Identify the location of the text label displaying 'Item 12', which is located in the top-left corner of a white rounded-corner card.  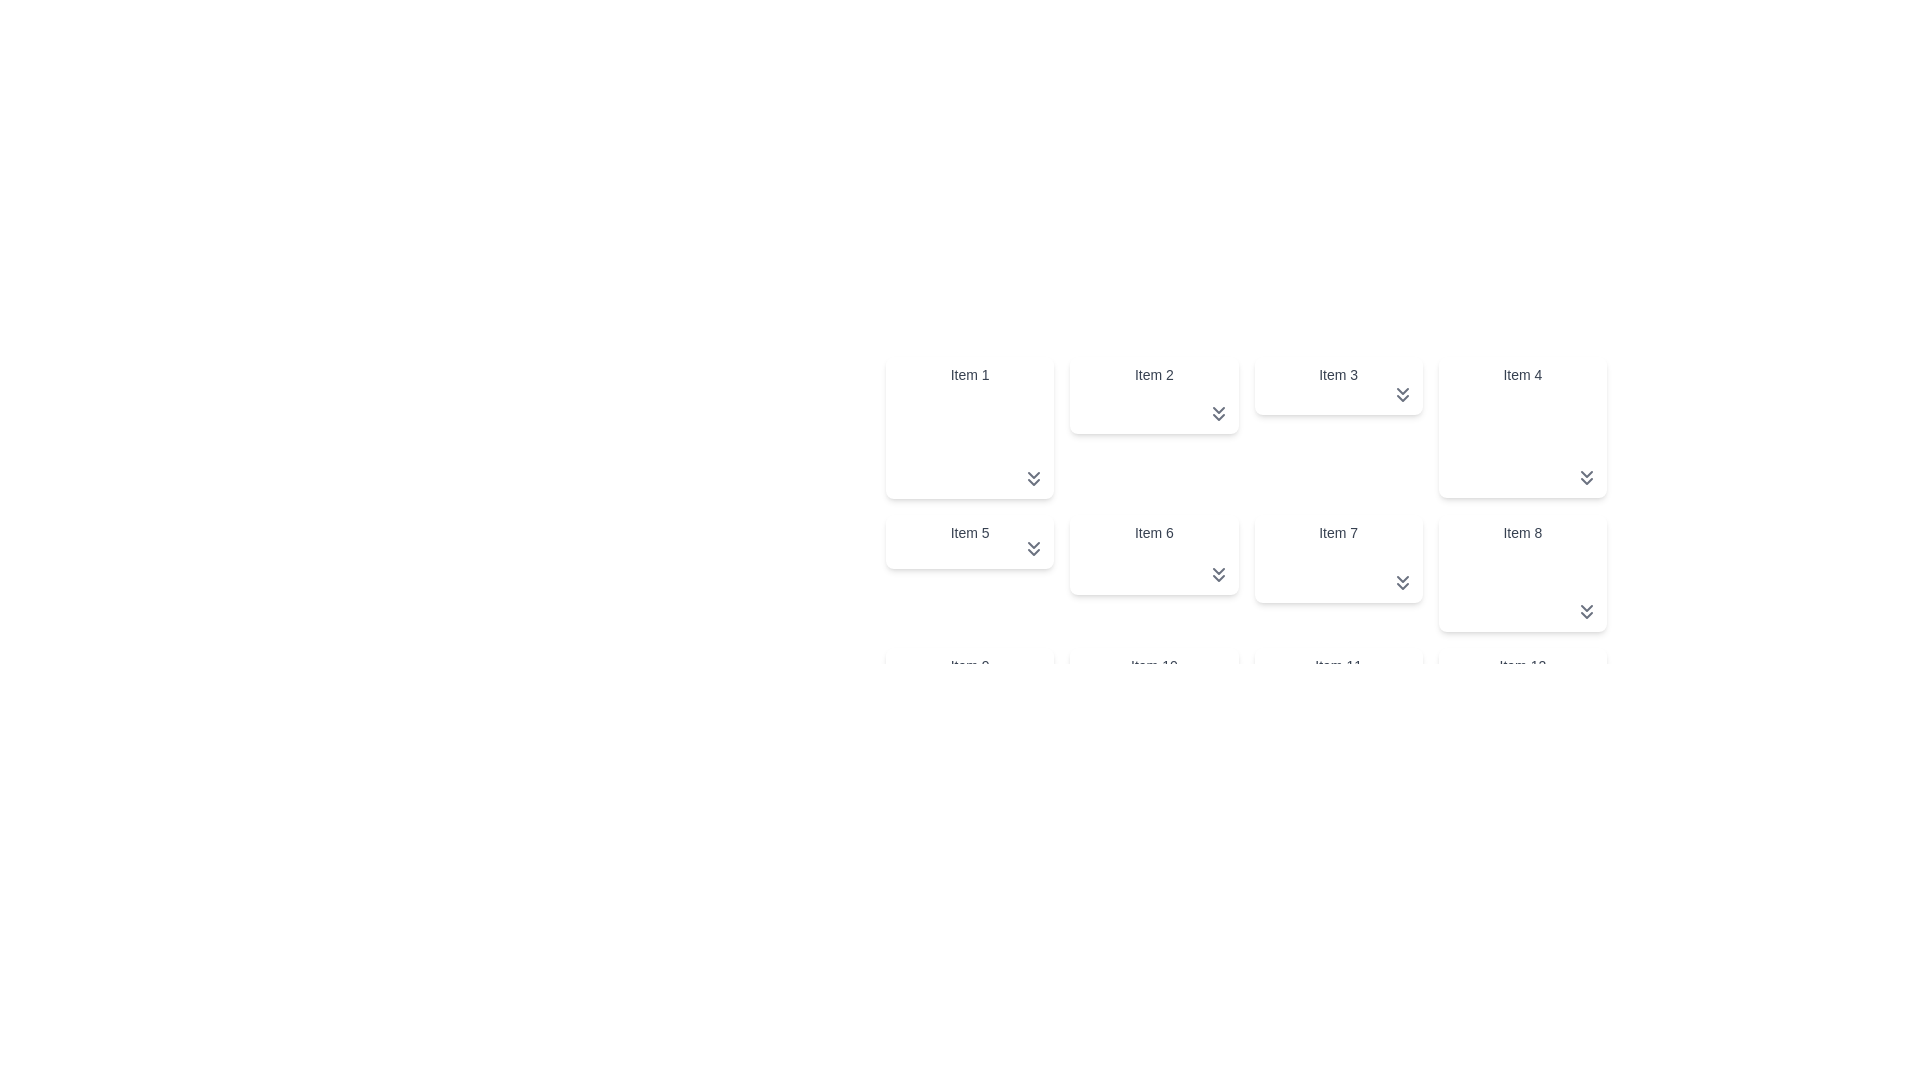
(1521, 665).